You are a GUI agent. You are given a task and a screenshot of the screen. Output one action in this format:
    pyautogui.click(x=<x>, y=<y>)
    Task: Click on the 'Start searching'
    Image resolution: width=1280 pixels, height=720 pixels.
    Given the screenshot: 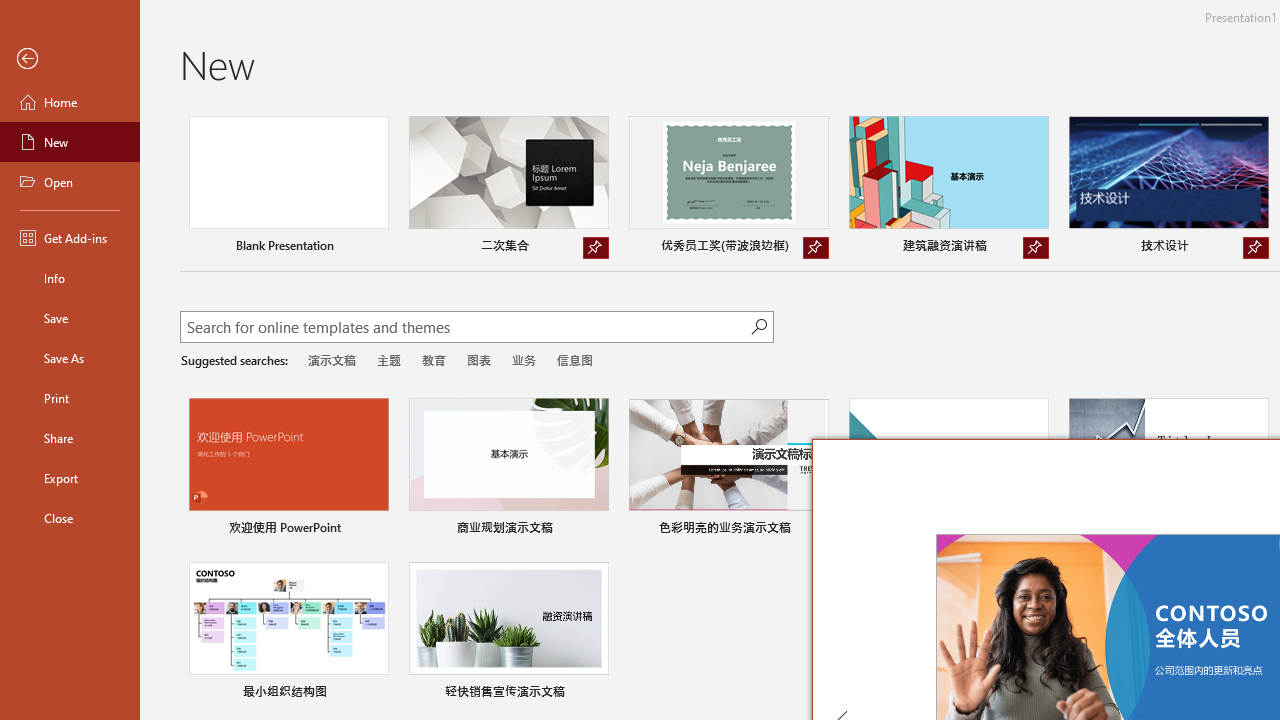 What is the action you would take?
    pyautogui.click(x=758, y=325)
    